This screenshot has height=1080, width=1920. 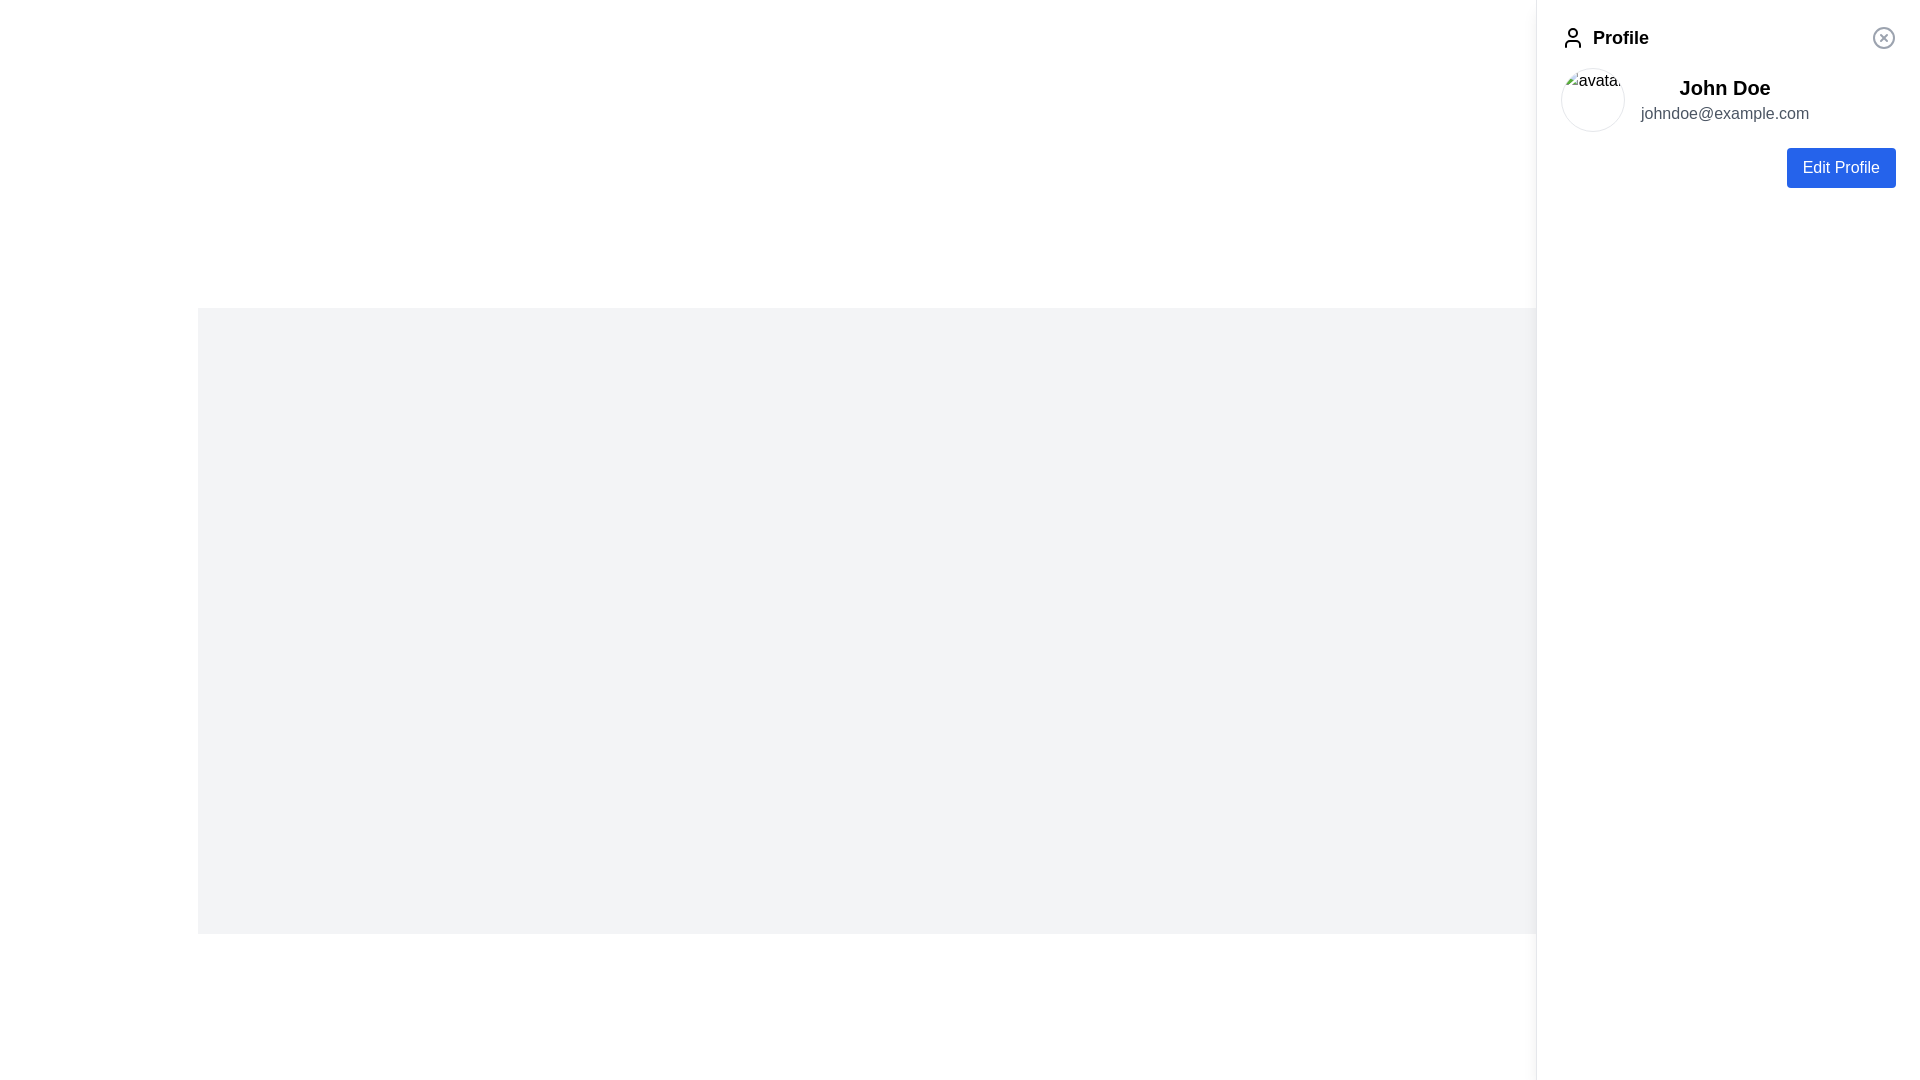 What do you see at coordinates (1592, 100) in the screenshot?
I see `the circular avatar image located at the top left of the profile section` at bounding box center [1592, 100].